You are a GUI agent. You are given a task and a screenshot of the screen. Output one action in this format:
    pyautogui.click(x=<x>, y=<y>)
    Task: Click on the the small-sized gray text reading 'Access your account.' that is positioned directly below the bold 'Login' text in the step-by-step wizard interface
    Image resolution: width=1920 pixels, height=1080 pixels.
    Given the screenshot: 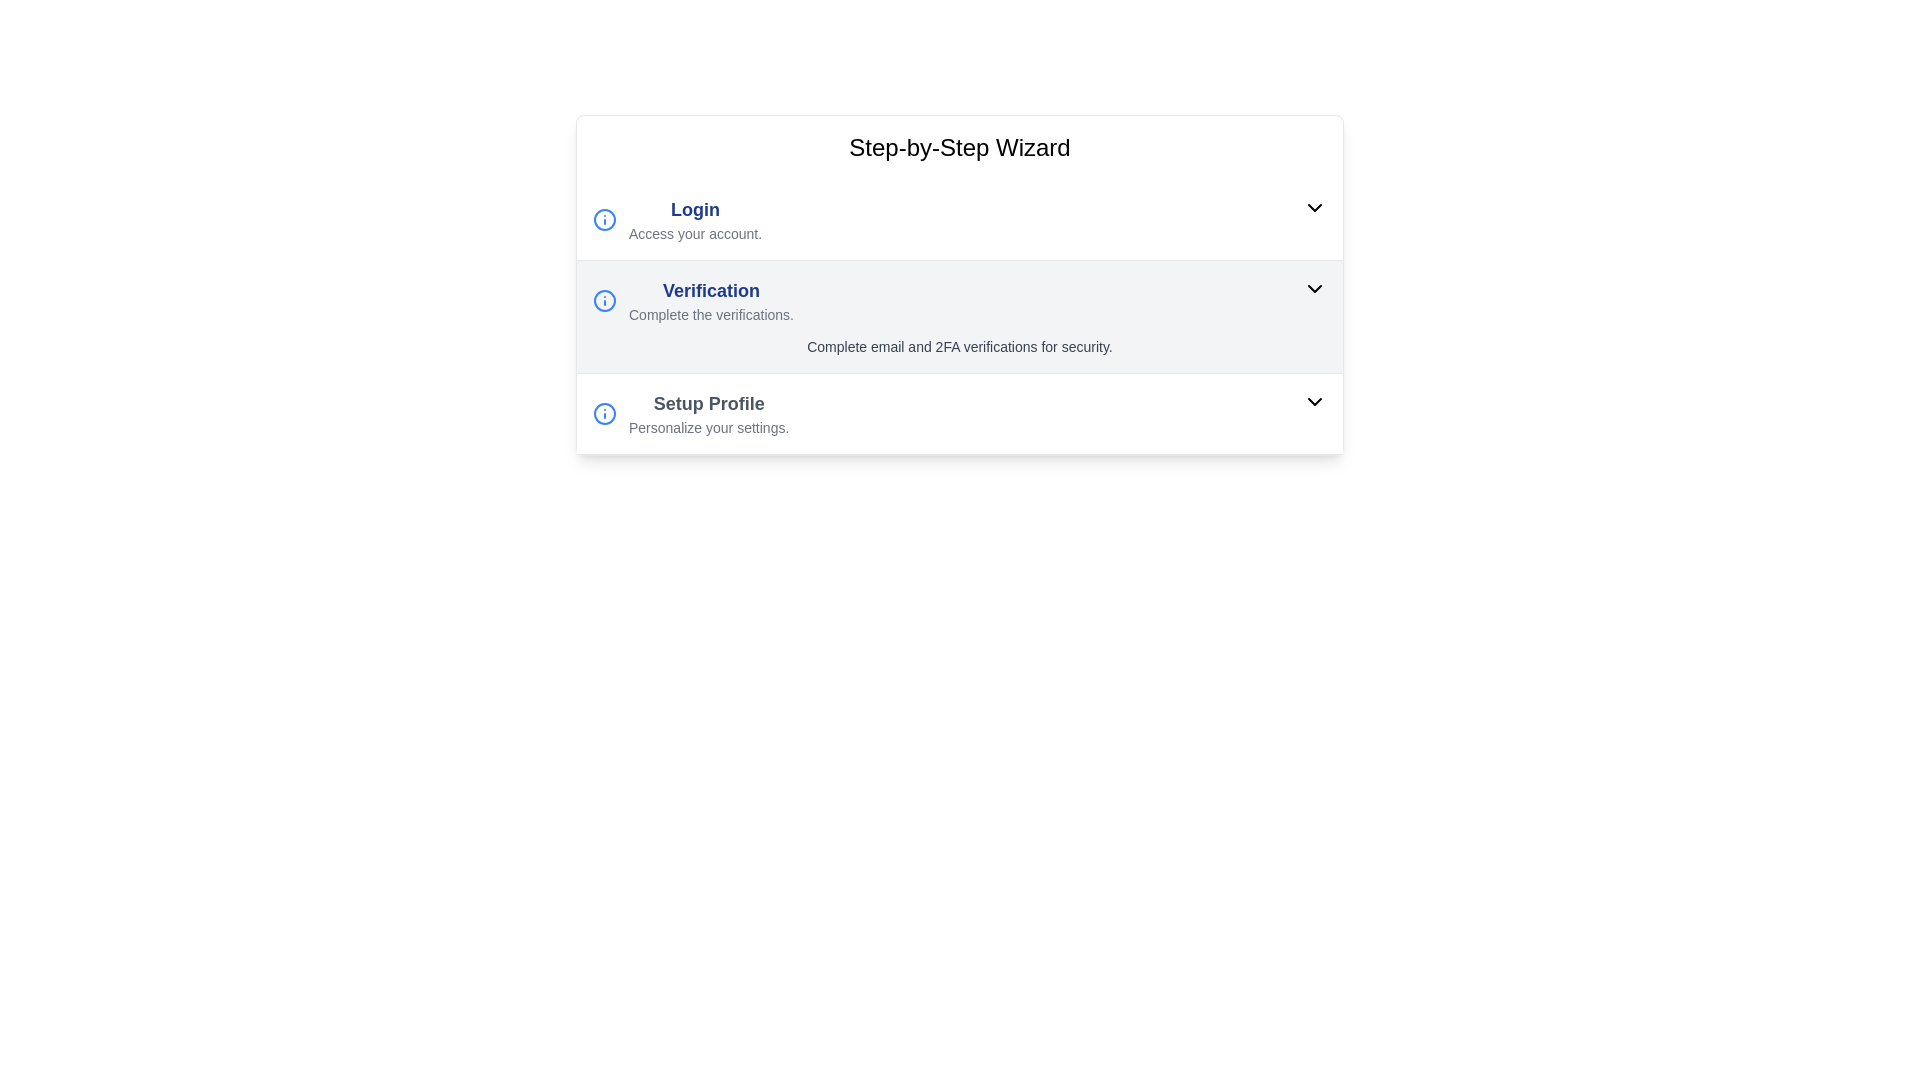 What is the action you would take?
    pyautogui.click(x=695, y=233)
    